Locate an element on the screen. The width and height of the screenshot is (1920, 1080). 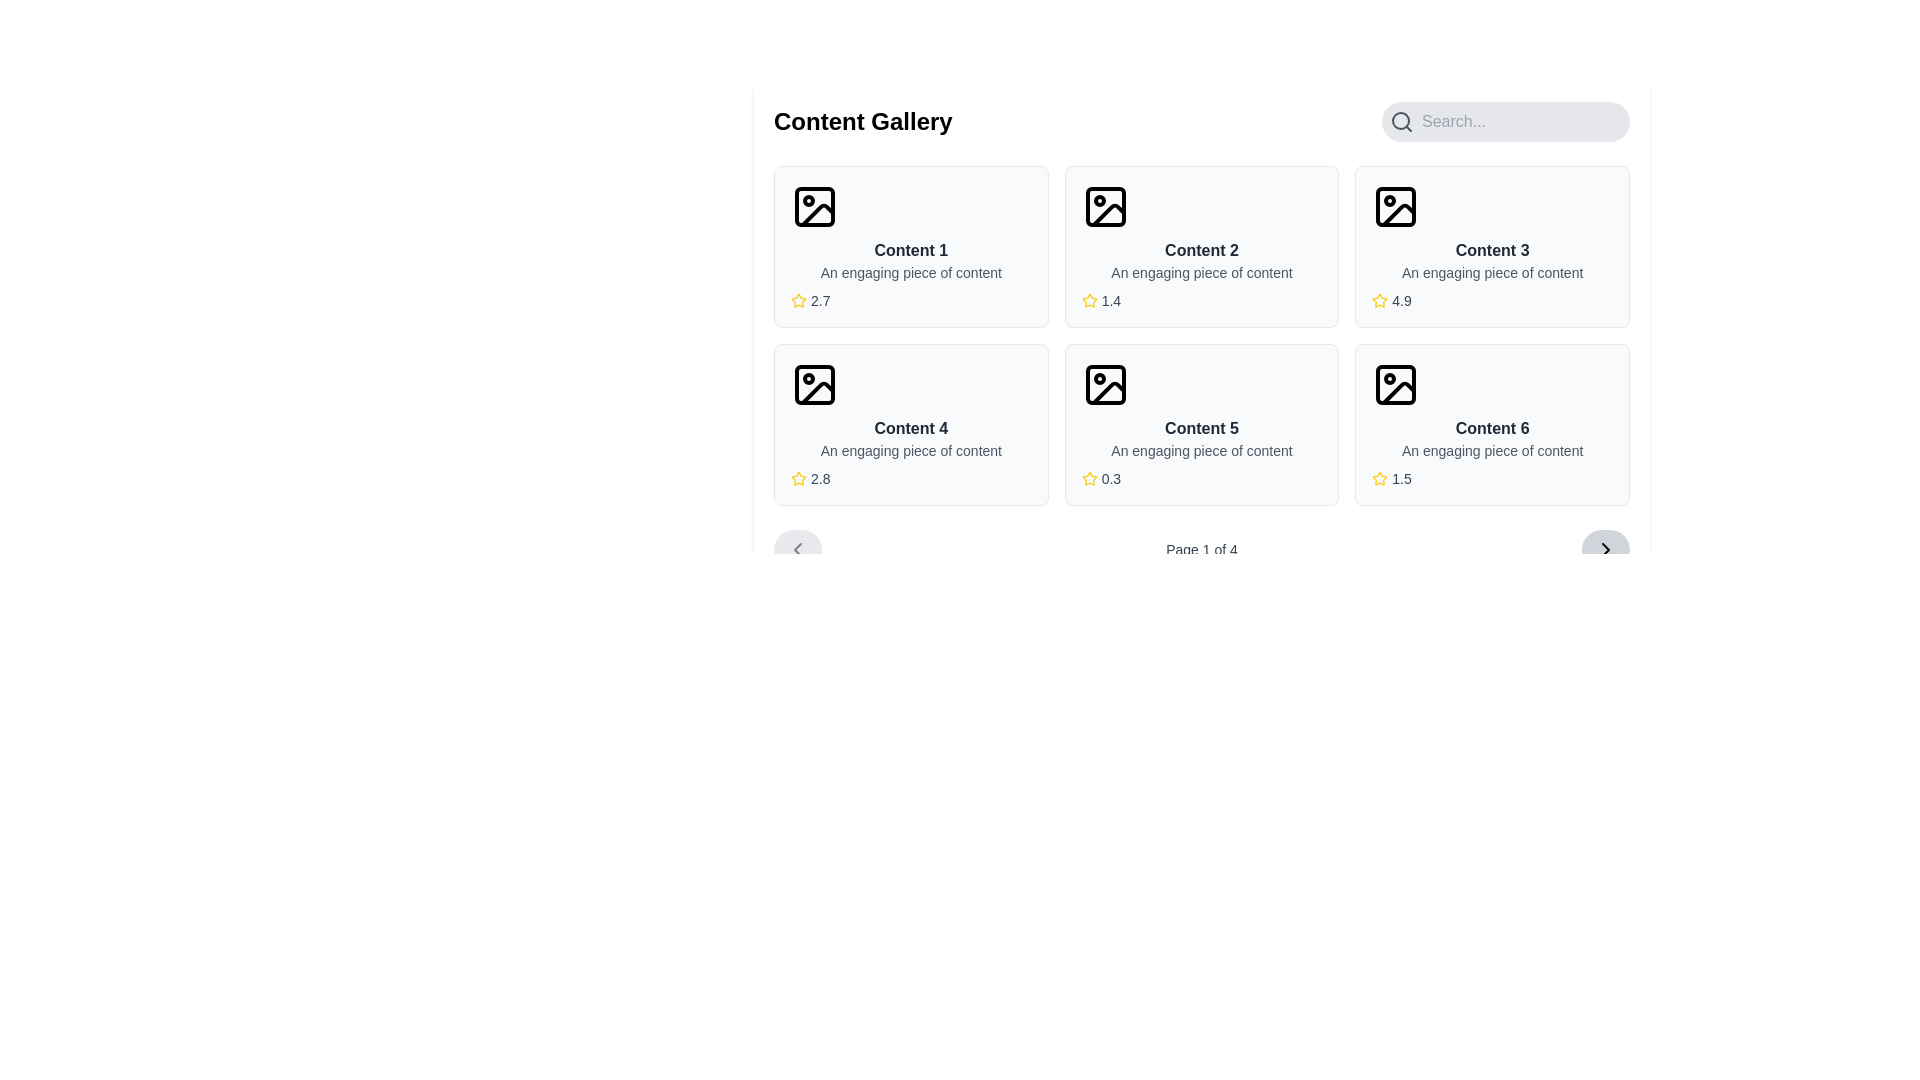
text of the Text Label displaying 'Content 6' in bold, dark gray font located in the last column and the bottom-most row of a grid layout is located at coordinates (1492, 427).